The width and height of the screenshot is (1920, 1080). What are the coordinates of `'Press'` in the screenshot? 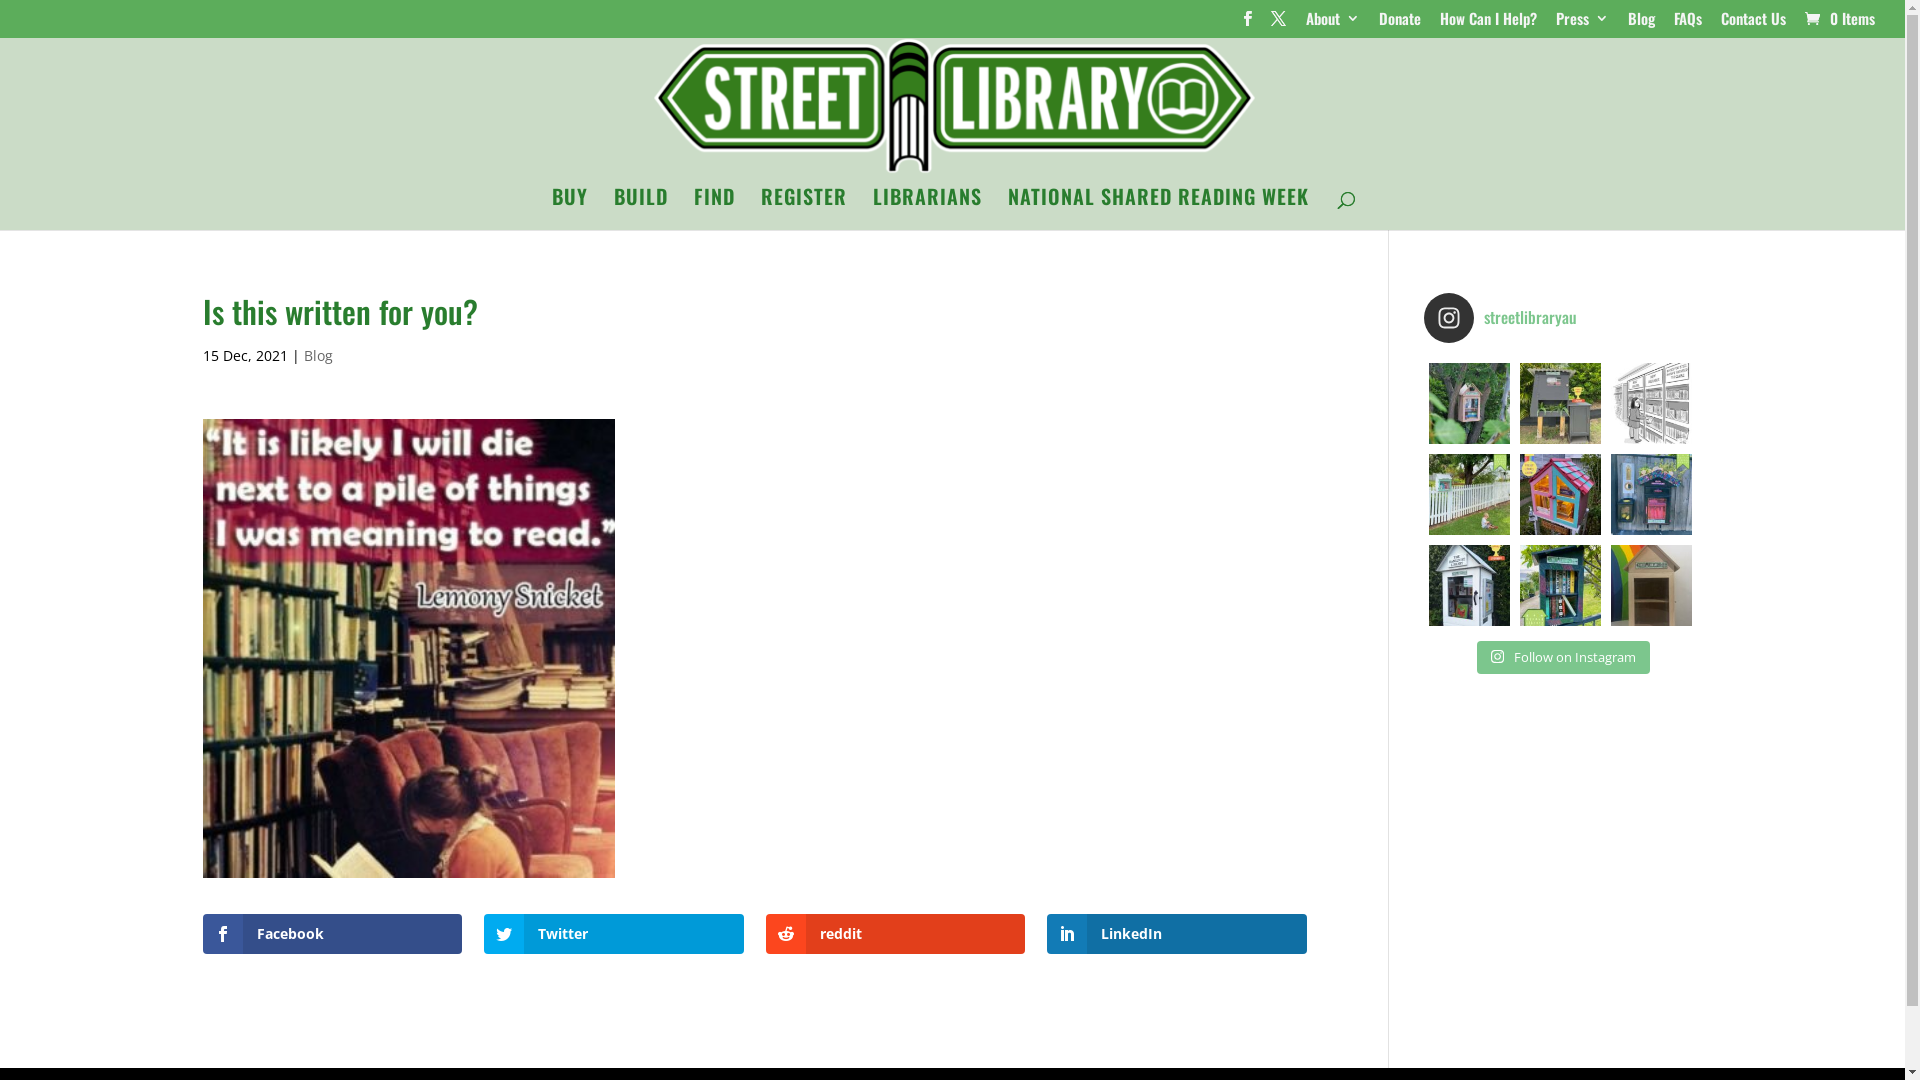 It's located at (1554, 23).